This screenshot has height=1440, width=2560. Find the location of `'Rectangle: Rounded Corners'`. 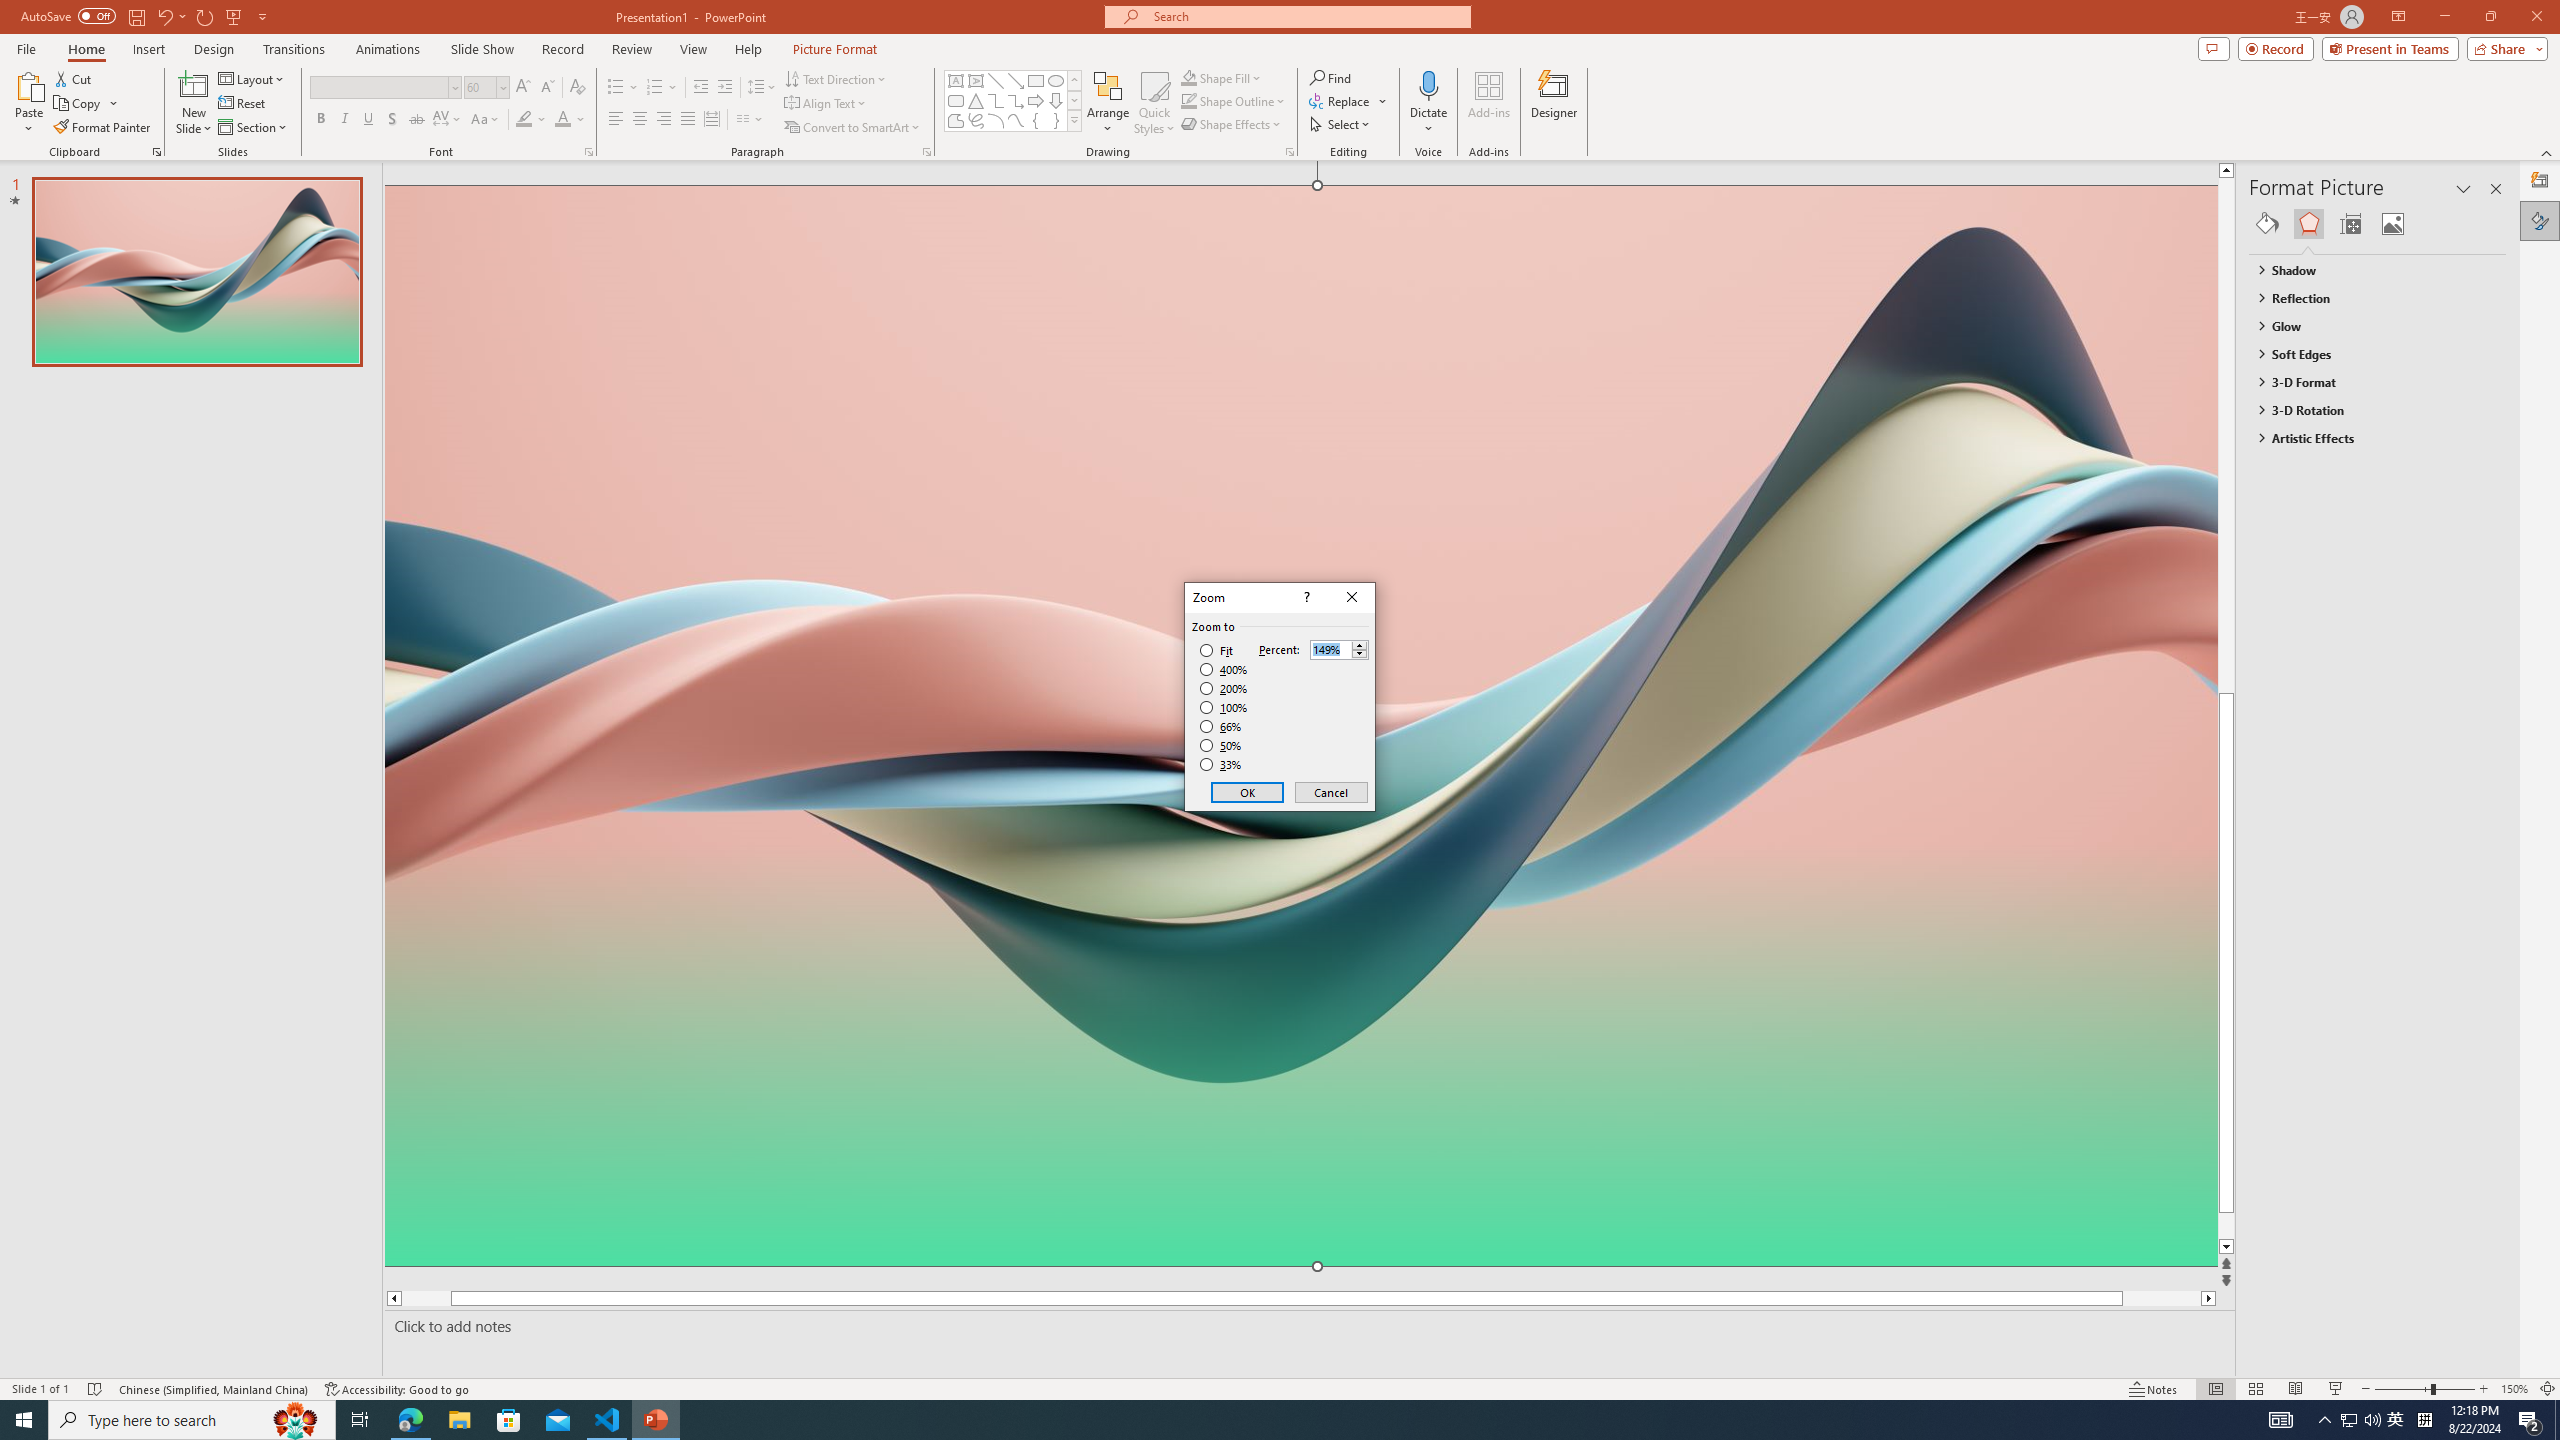

'Rectangle: Rounded Corners' is located at coordinates (955, 99).